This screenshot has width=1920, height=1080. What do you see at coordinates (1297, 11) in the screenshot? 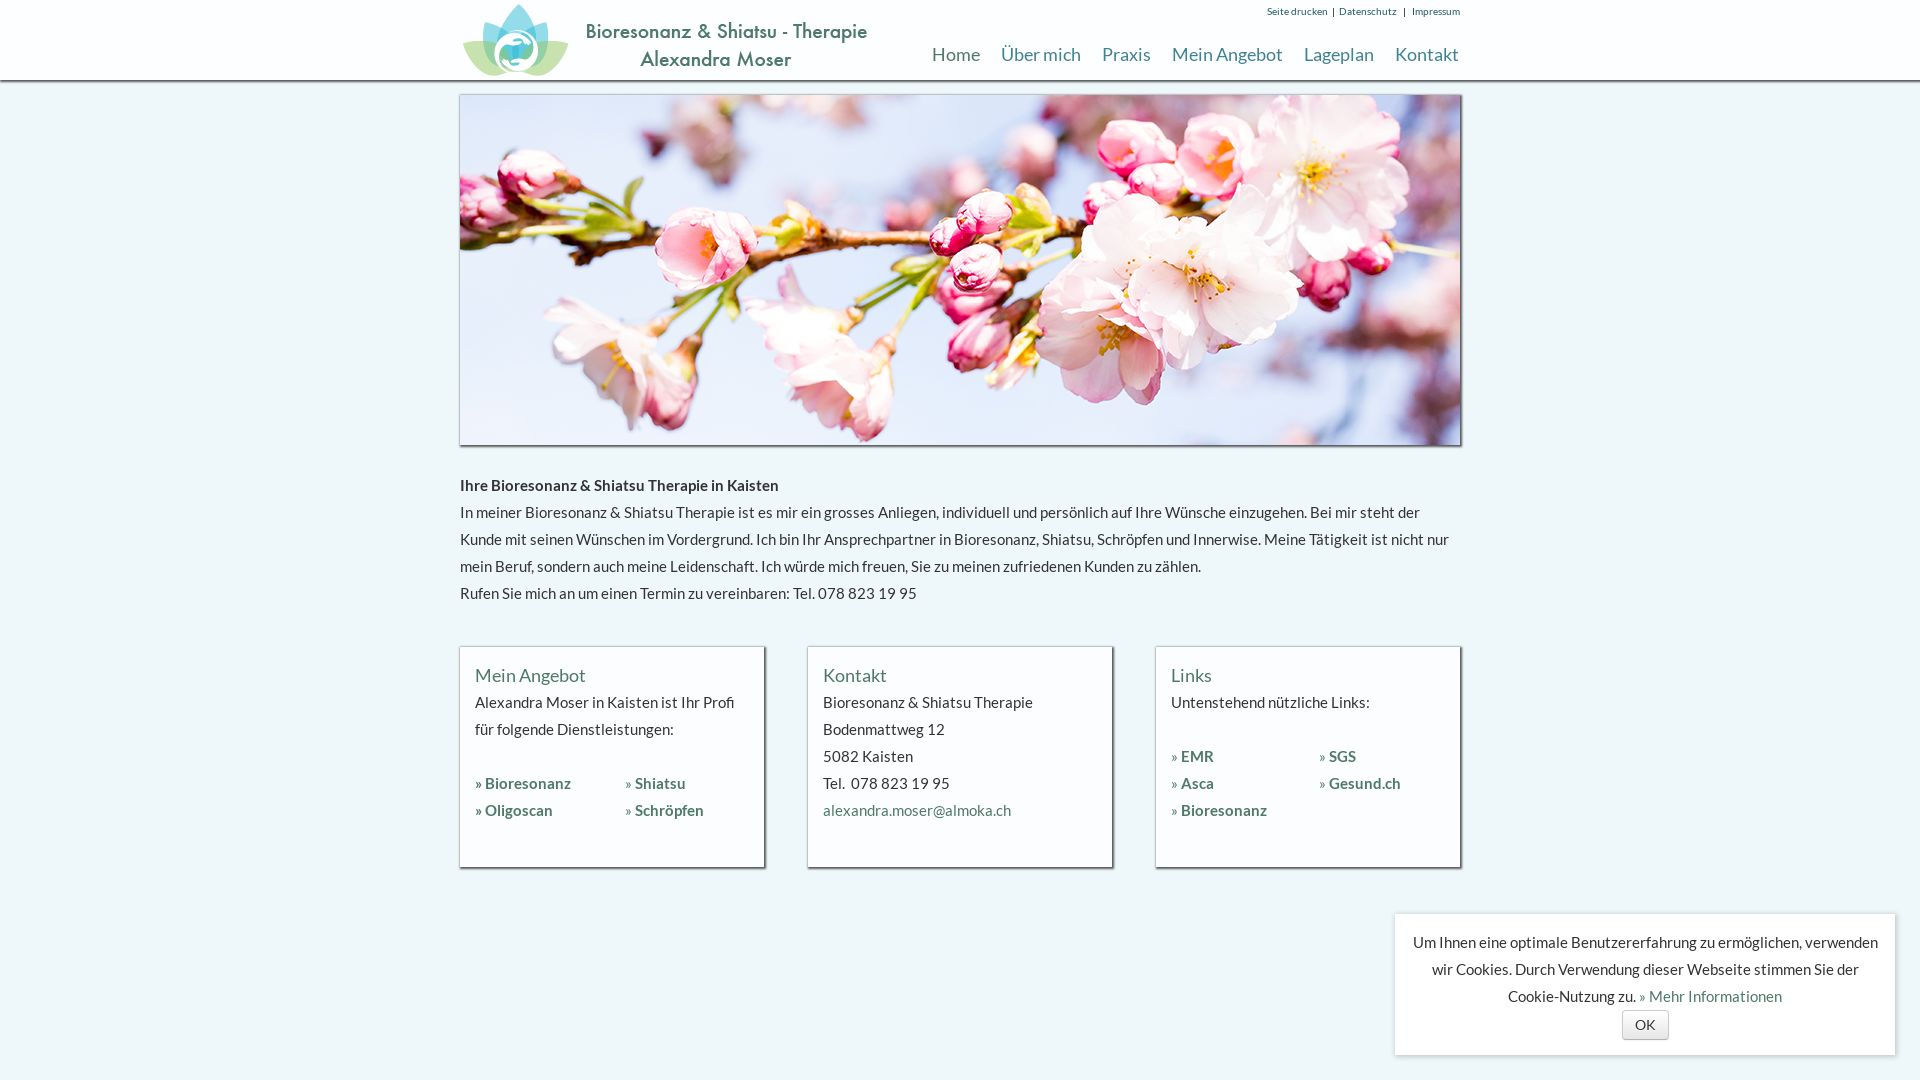
I see `'Seite drucken'` at bounding box center [1297, 11].